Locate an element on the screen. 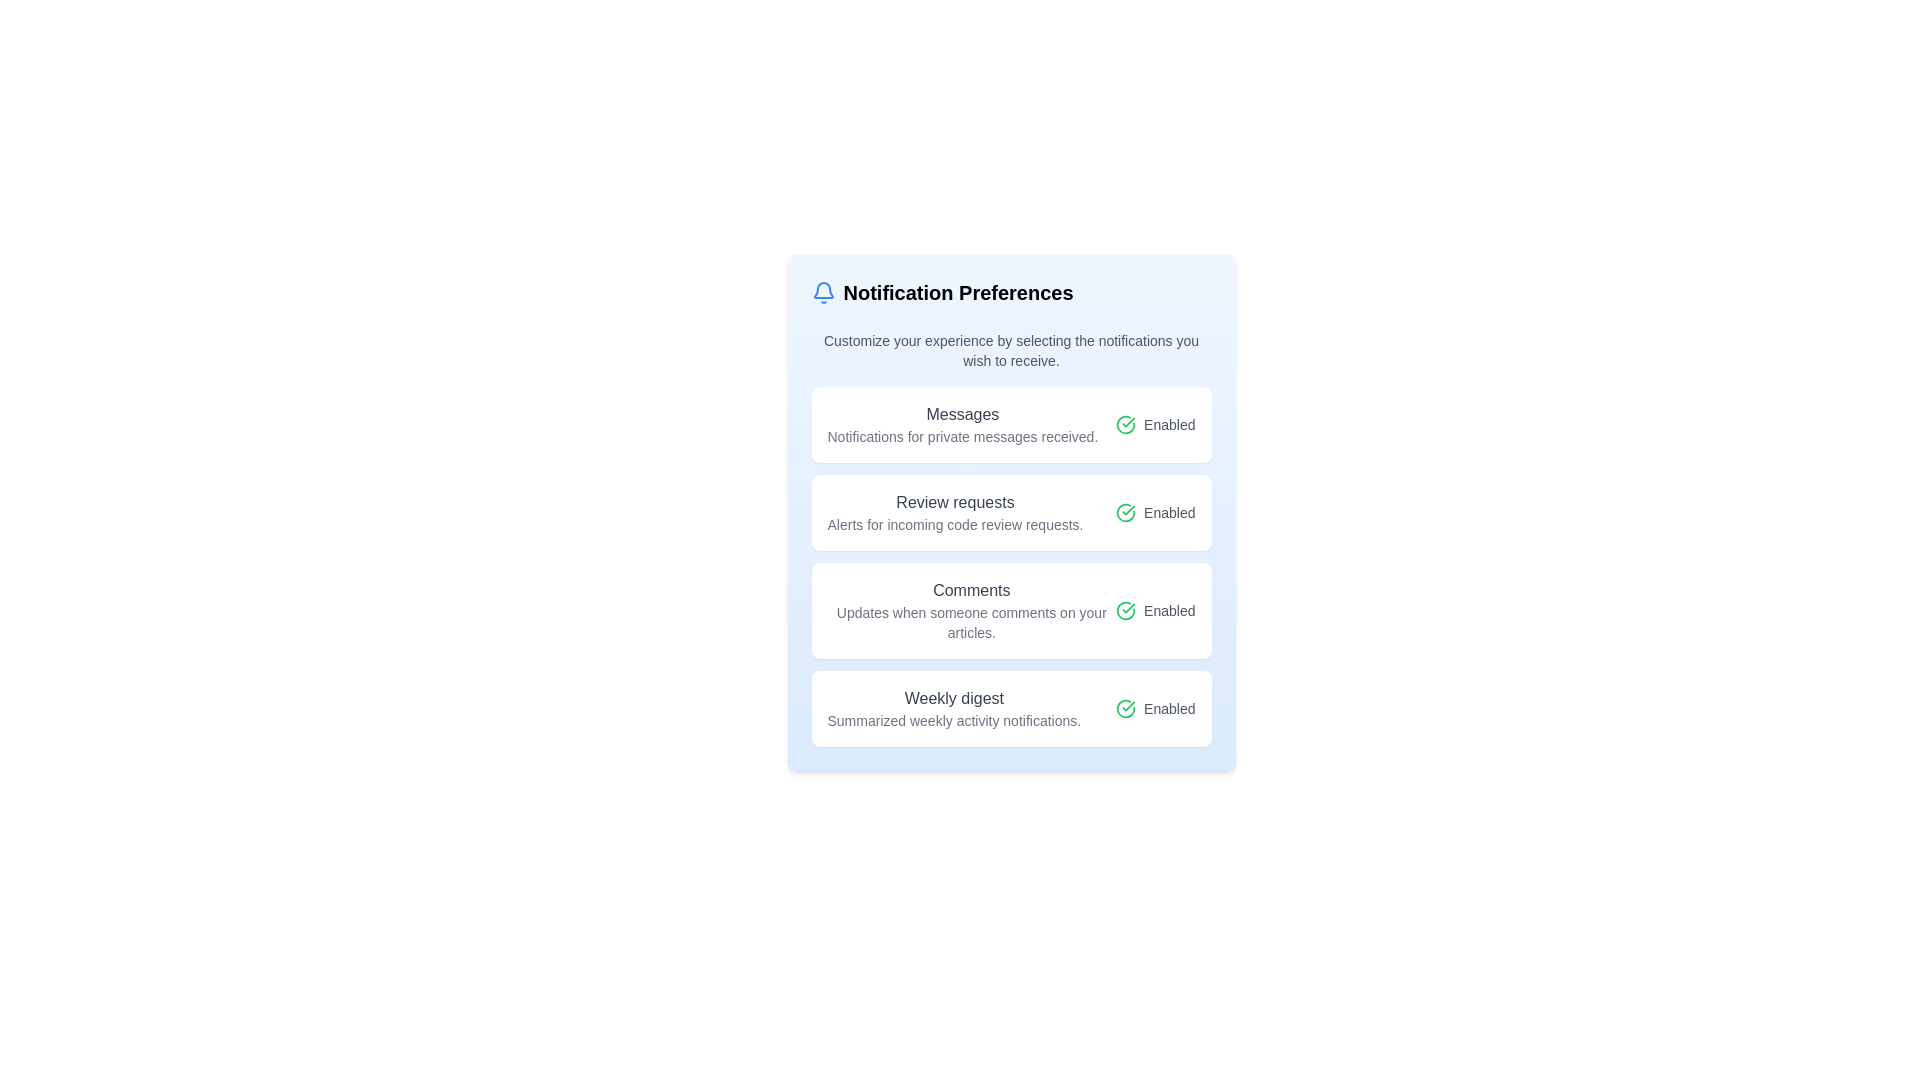 This screenshot has height=1080, width=1920. the header with an icon that serves as the title of the notification settings section, located at the top of the notification settings card is located at coordinates (1011, 293).